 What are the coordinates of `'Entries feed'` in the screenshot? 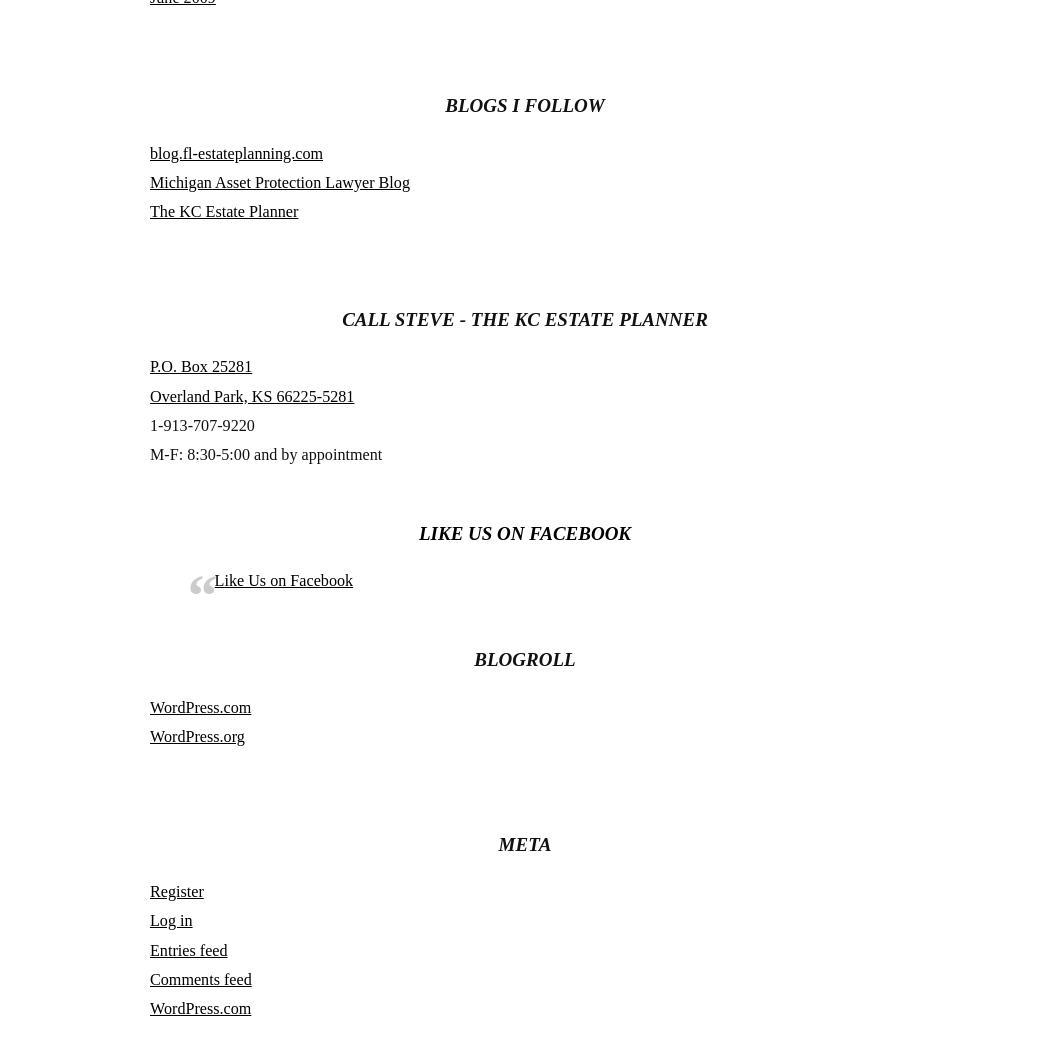 It's located at (150, 948).